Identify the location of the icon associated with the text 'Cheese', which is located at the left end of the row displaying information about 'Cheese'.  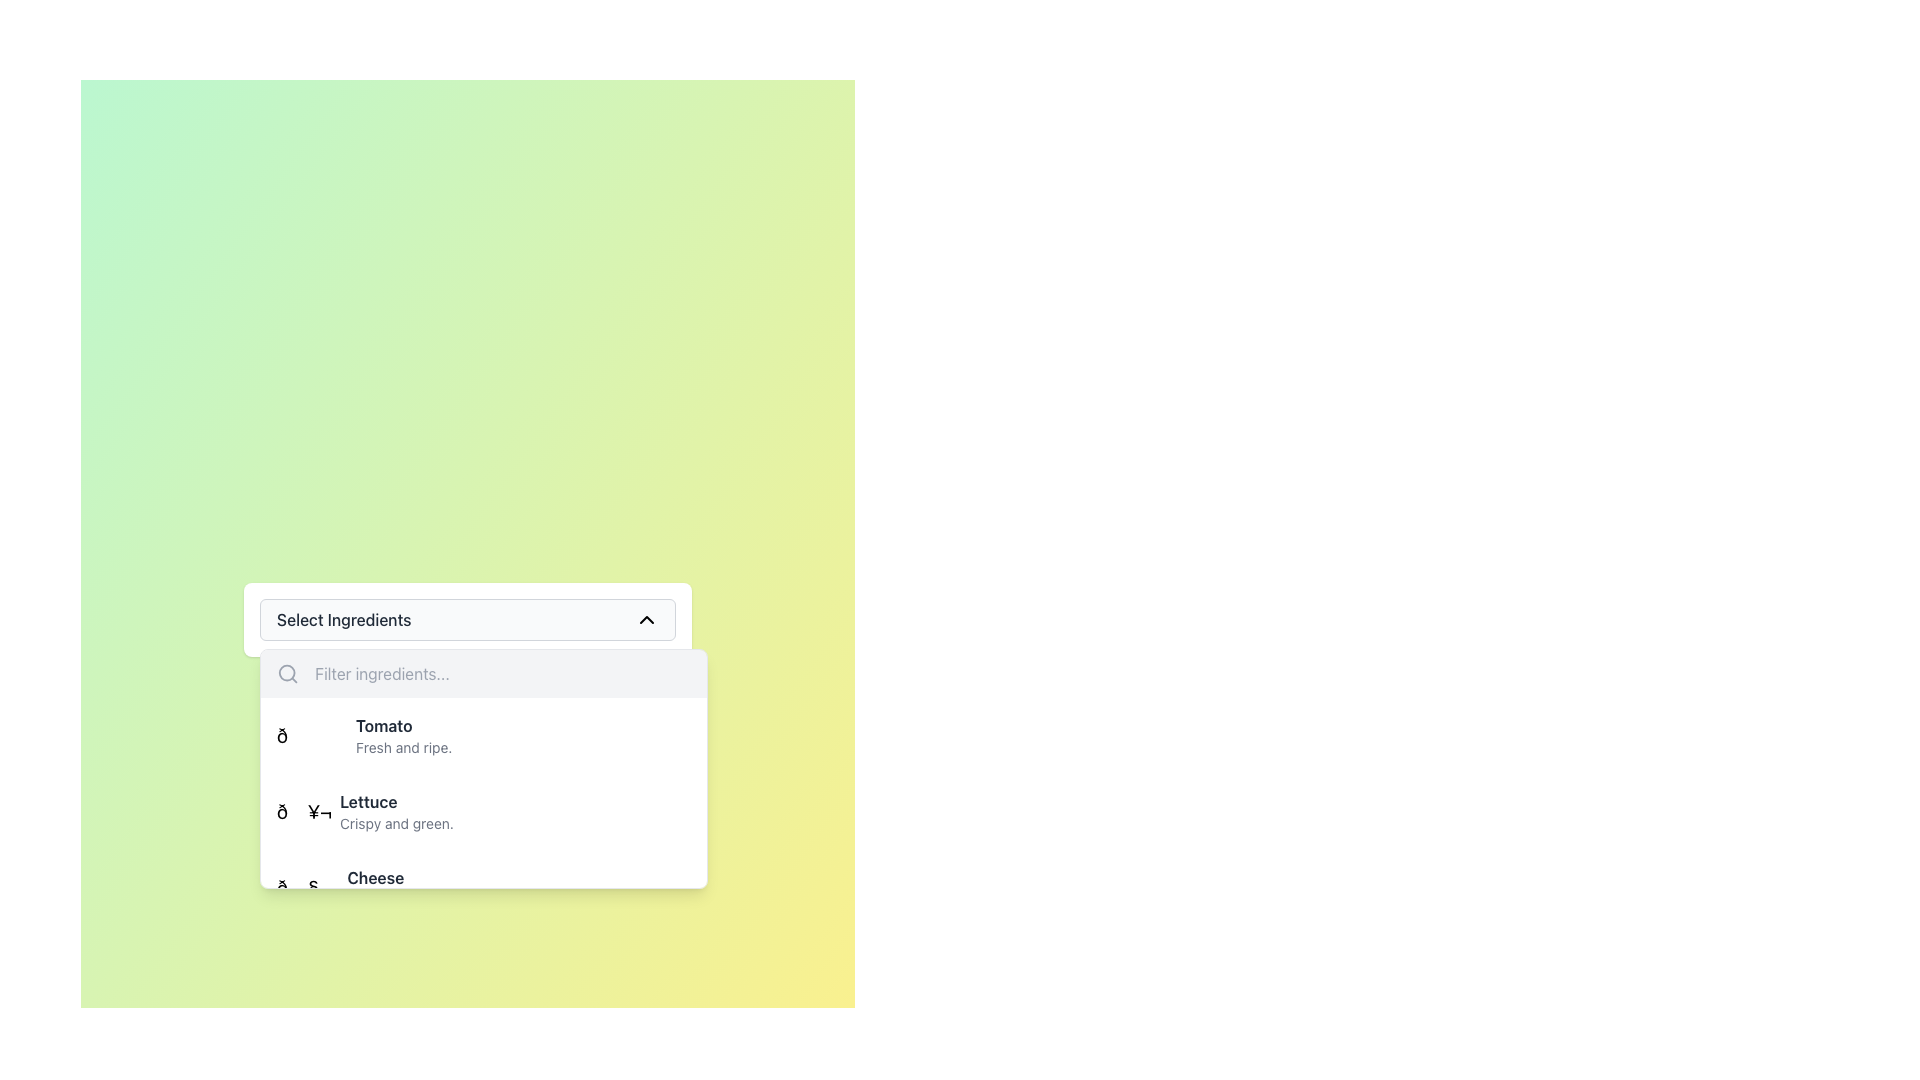
(307, 886).